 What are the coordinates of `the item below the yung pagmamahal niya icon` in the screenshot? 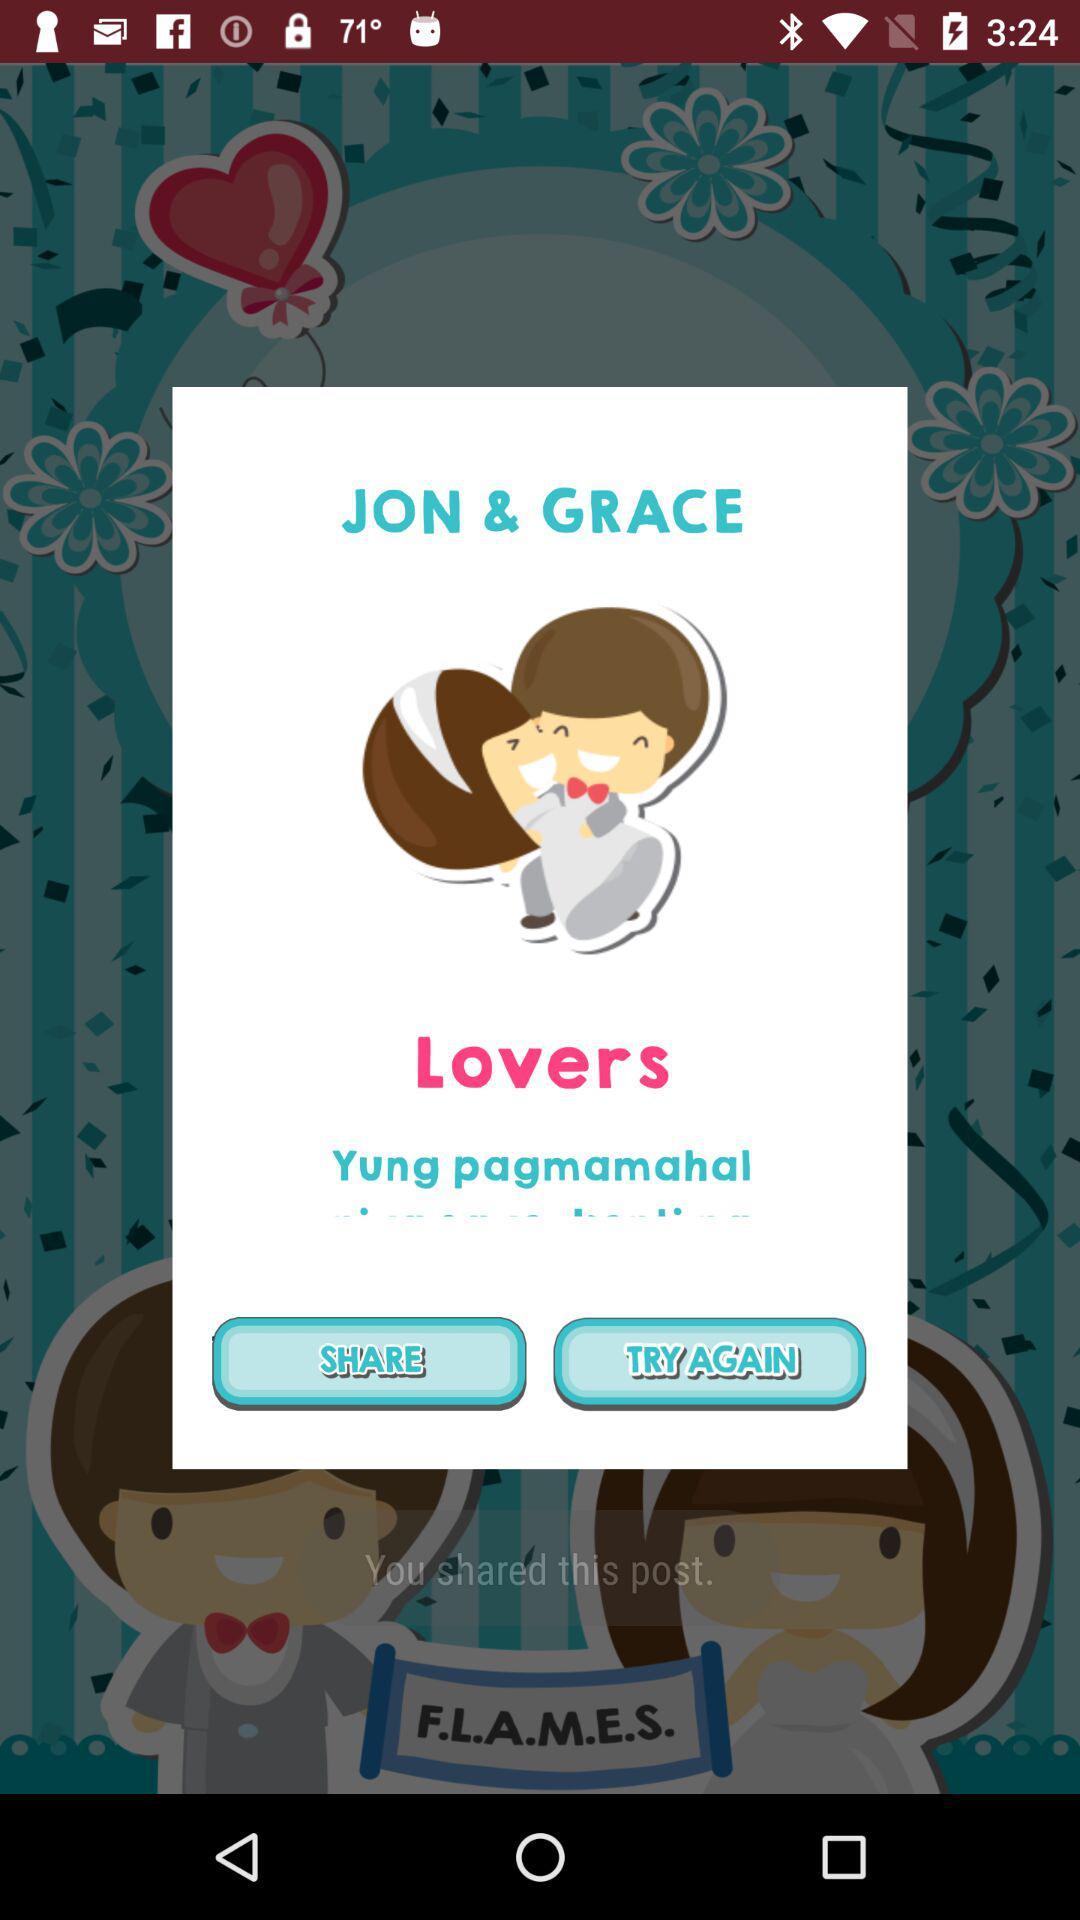 It's located at (369, 1362).